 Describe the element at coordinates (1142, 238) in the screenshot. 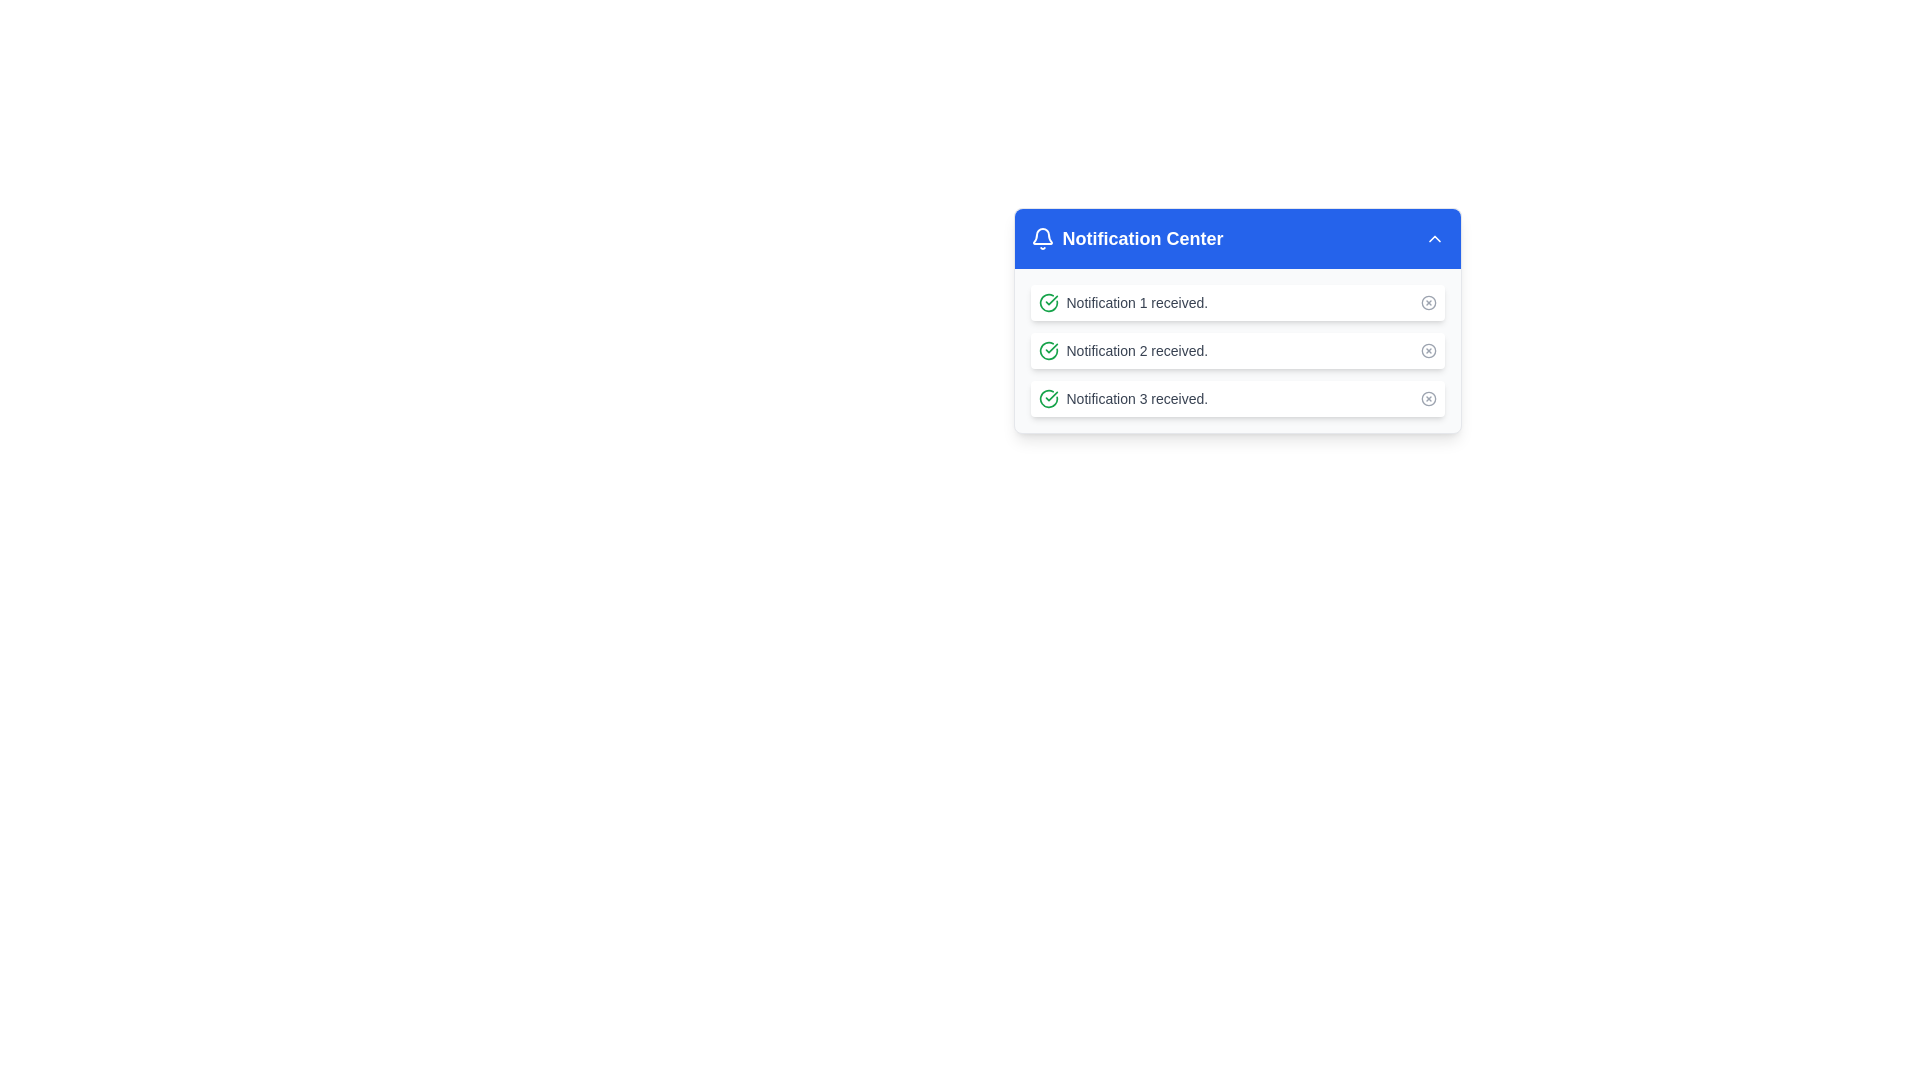

I see `the 'Notification Center' text label, which is styled with white text on a blue background and is part of the header of the notification section` at that location.